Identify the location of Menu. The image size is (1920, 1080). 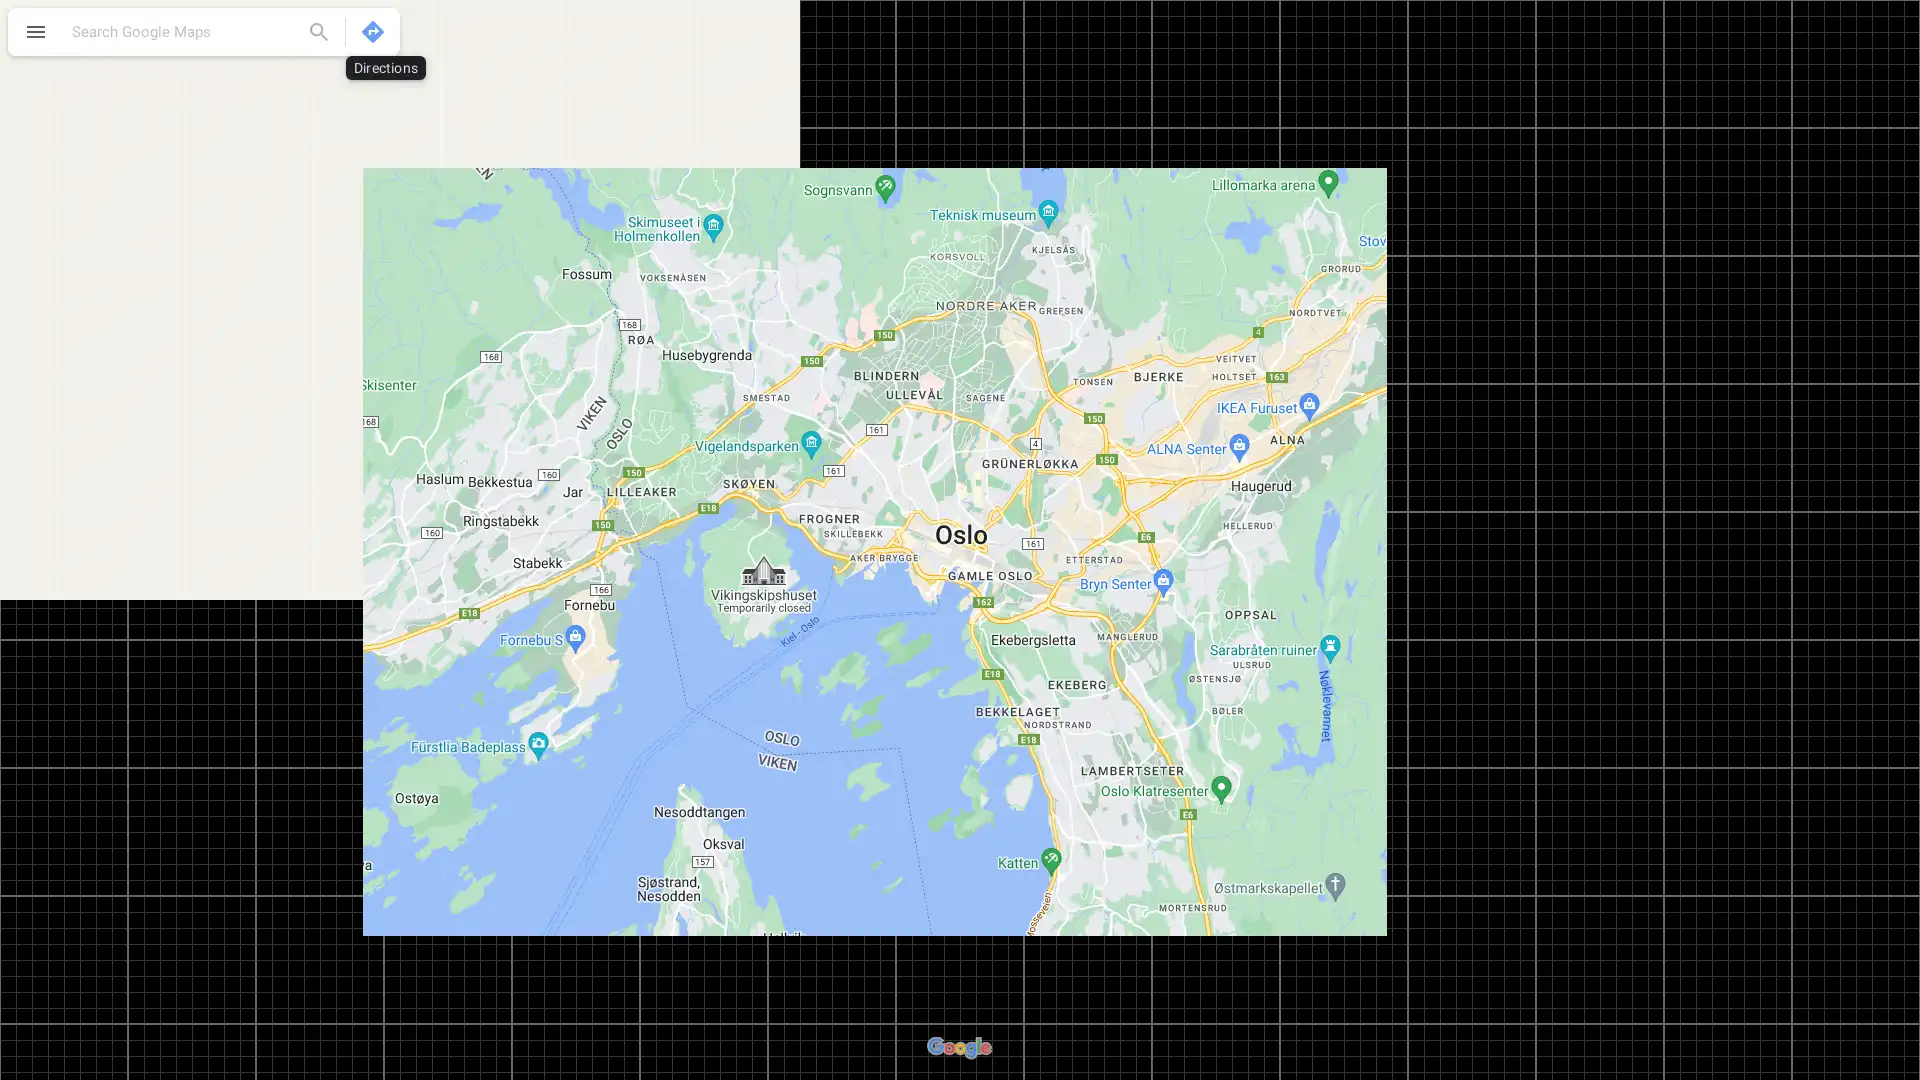
(35, 34).